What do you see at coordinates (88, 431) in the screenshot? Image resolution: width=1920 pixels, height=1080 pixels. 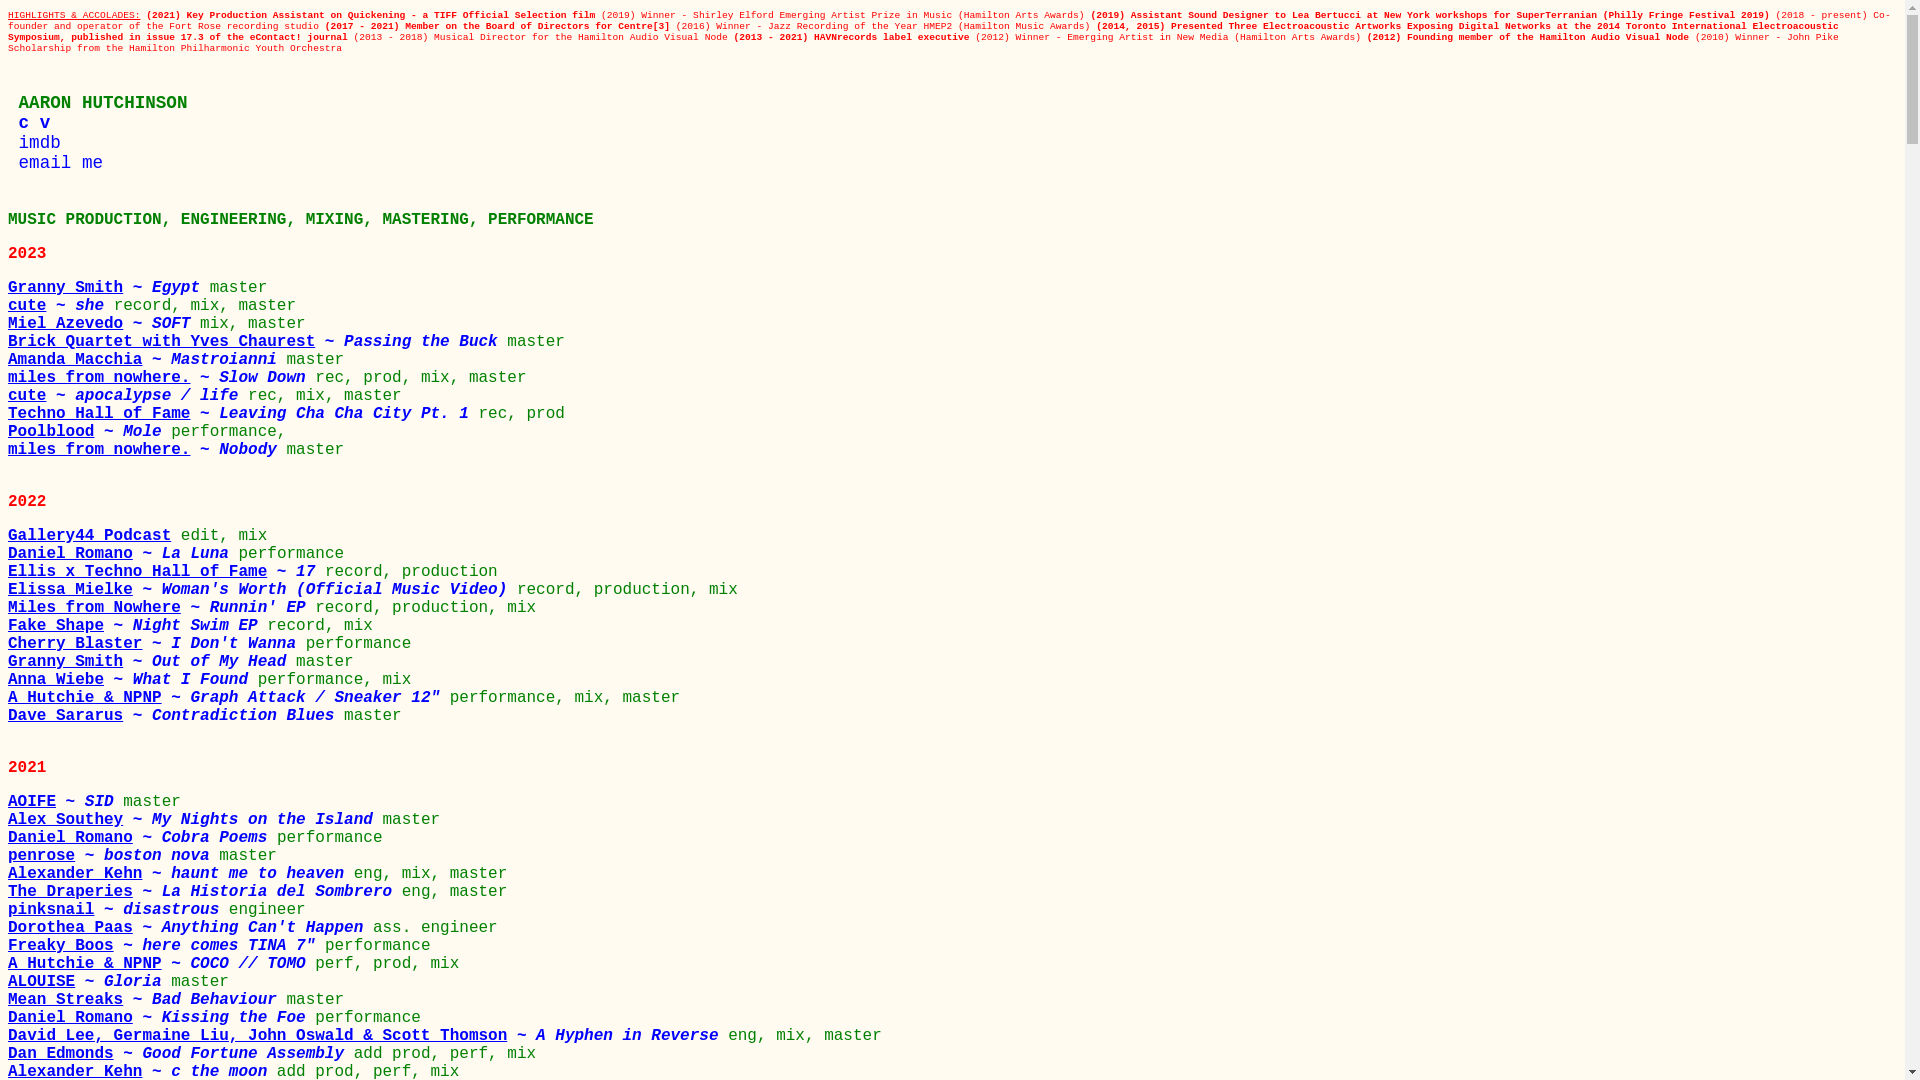 I see `'Poolblood ~ Mole'` at bounding box center [88, 431].